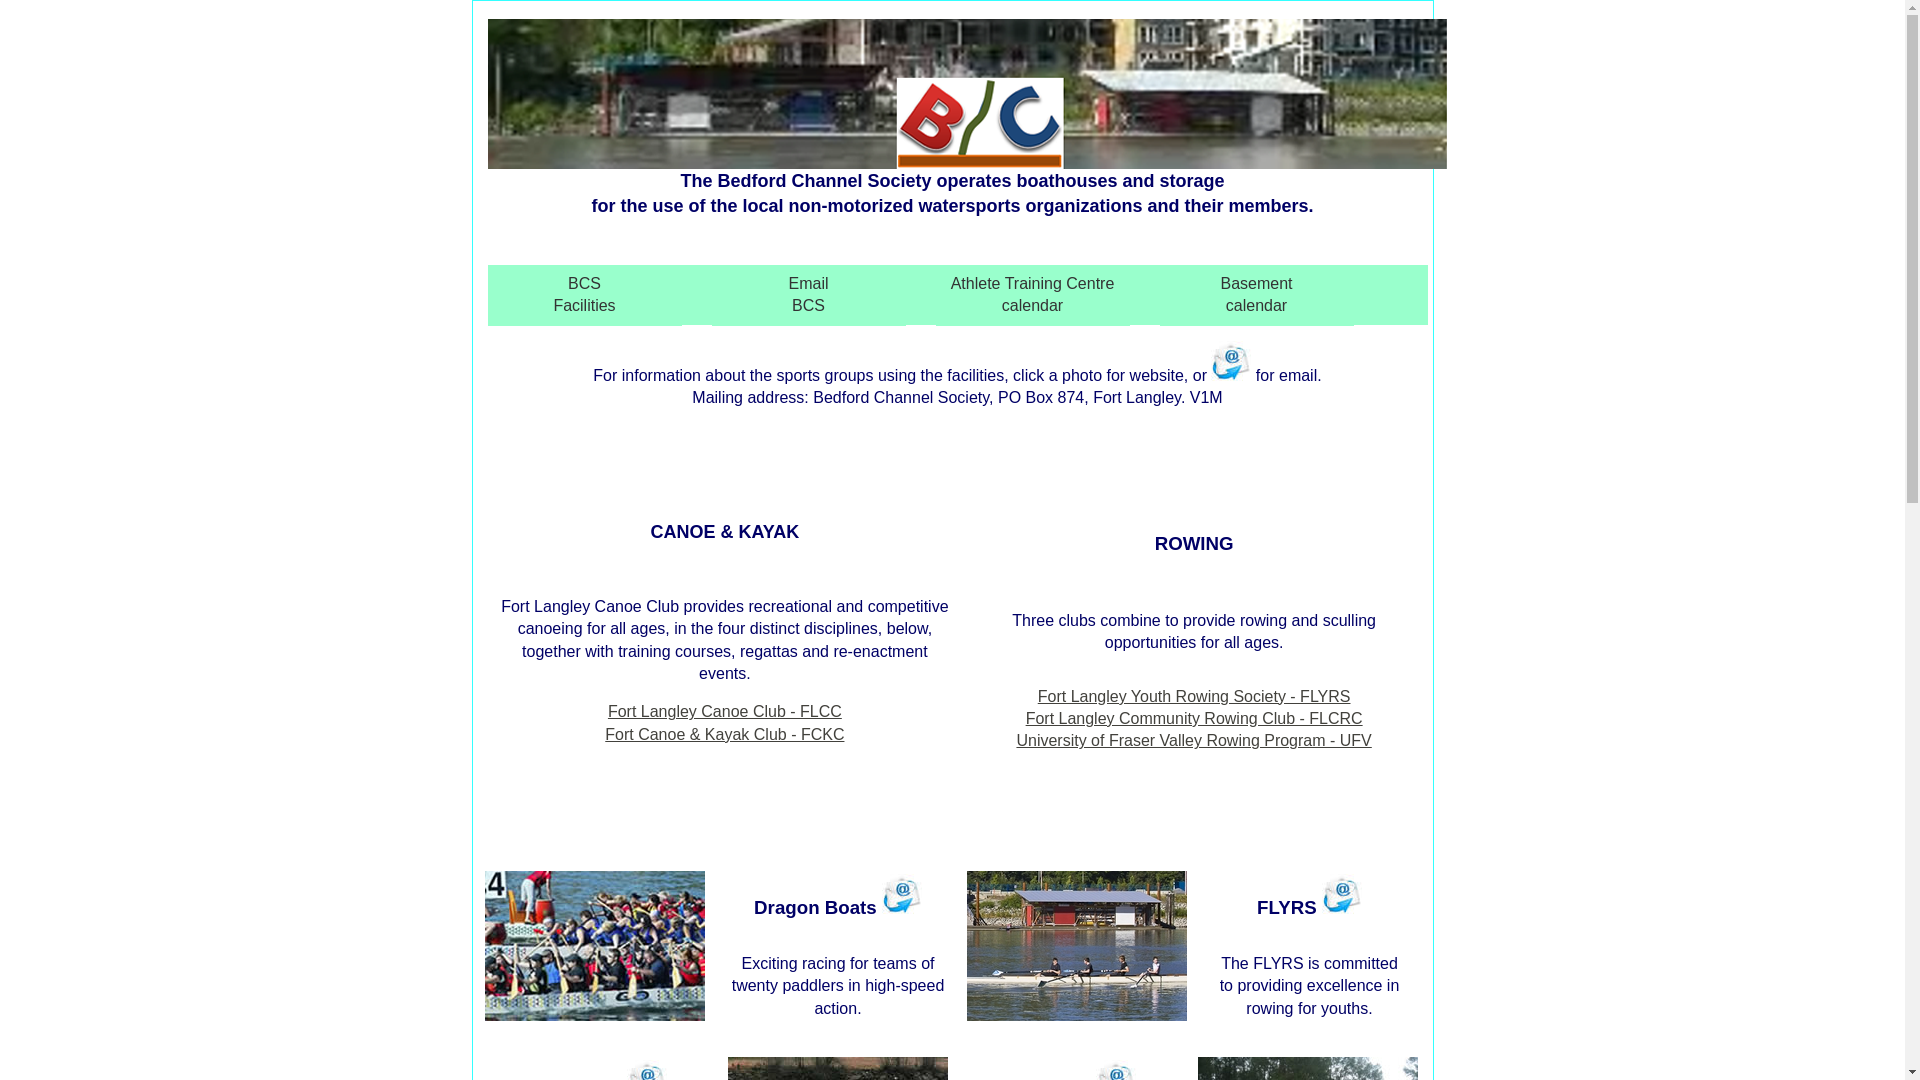  I want to click on 'Email, so click(809, 295).